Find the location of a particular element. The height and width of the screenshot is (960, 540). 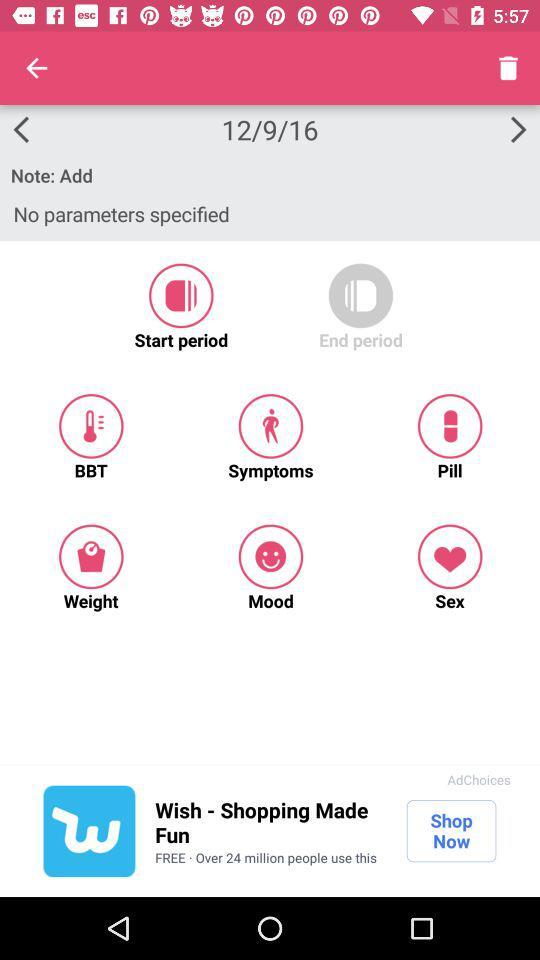

the icon to the left of 12/9/16 is located at coordinates (36, 68).